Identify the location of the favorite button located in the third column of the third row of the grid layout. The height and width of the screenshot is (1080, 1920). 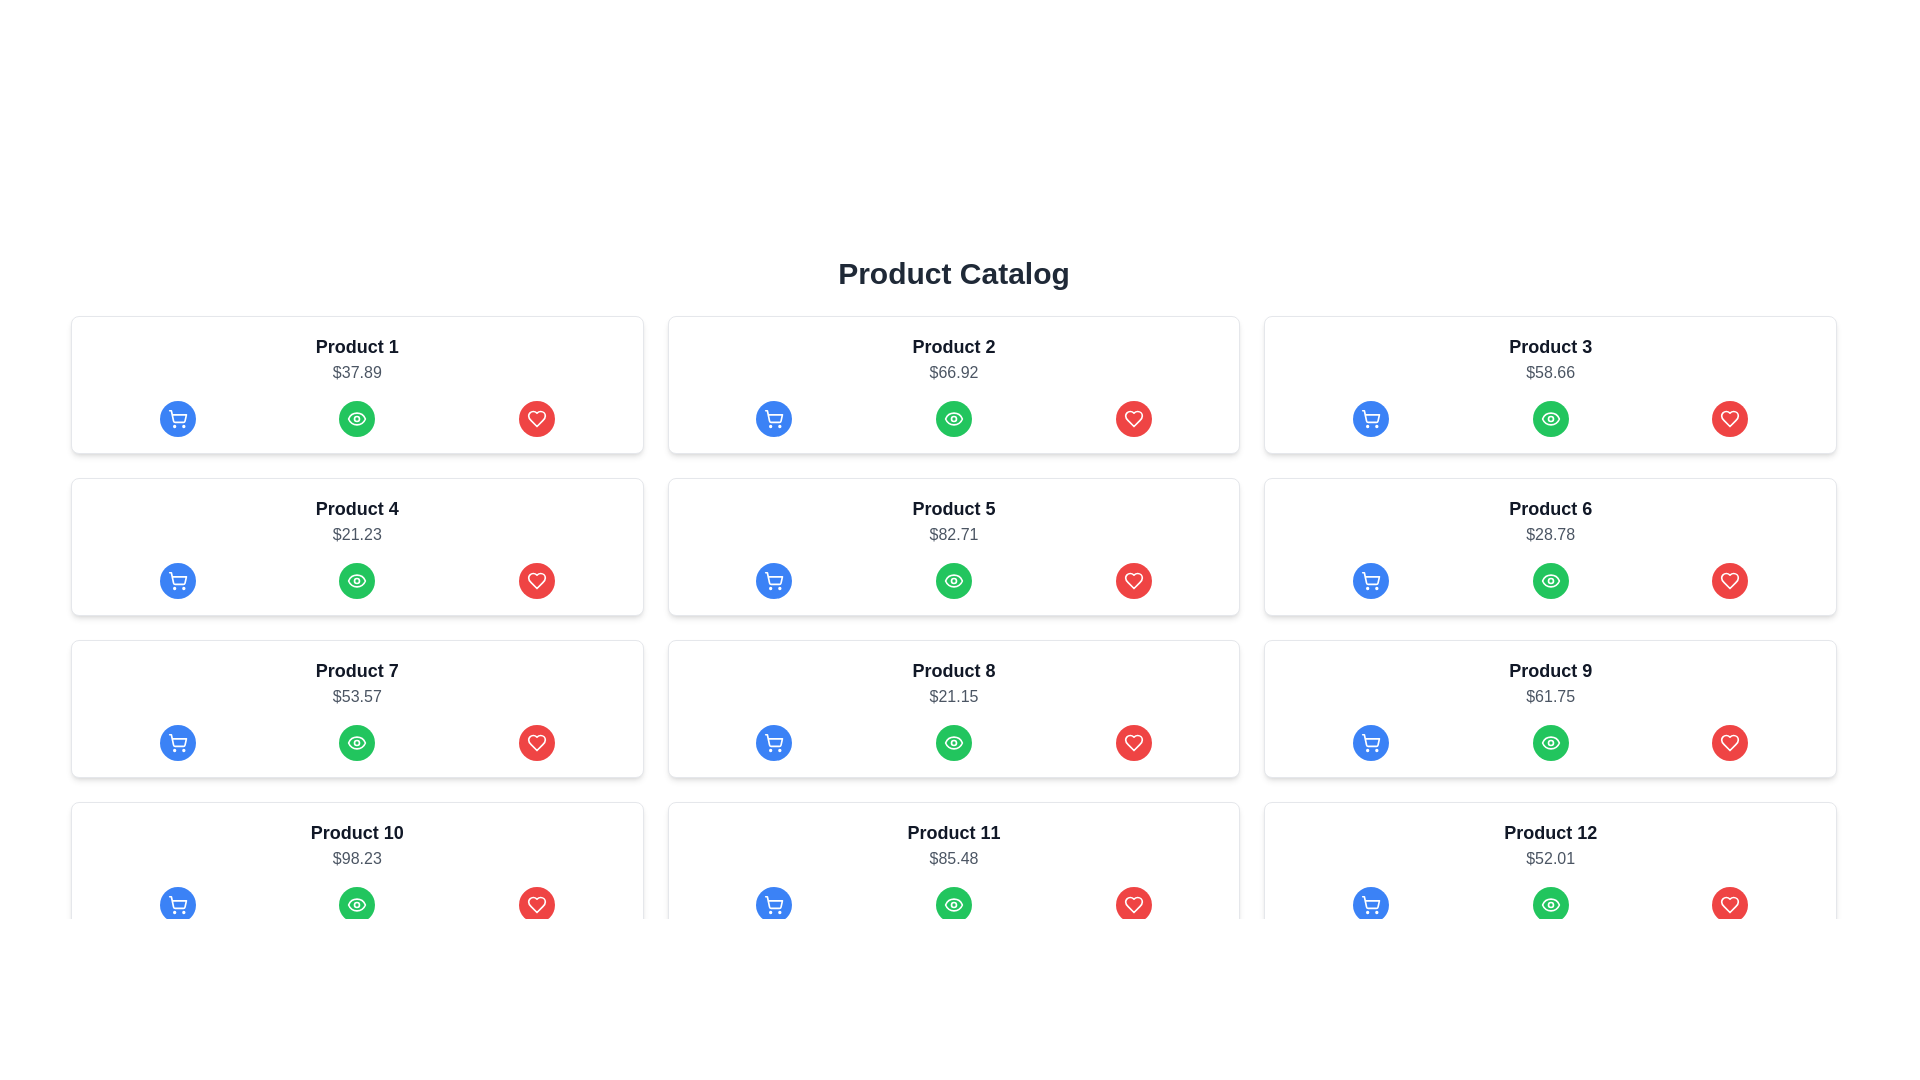
(1133, 743).